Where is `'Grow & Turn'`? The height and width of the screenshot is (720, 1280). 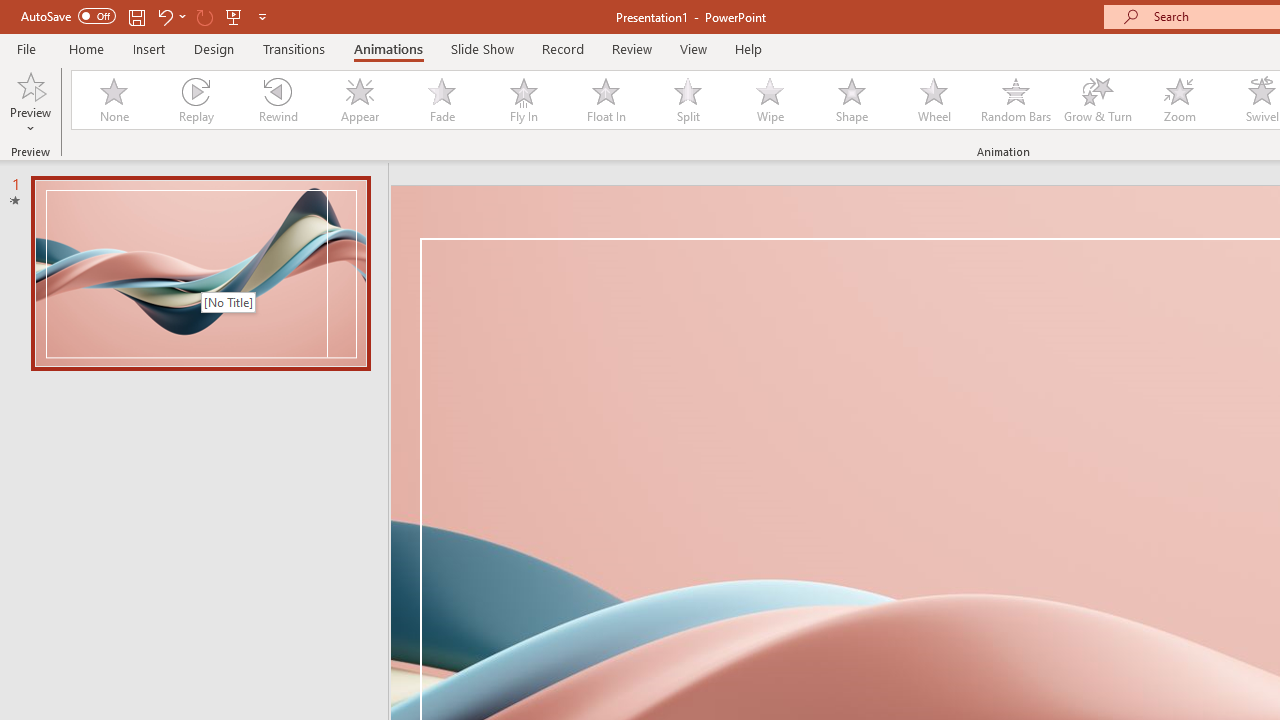 'Grow & Turn' is located at coordinates (1097, 100).